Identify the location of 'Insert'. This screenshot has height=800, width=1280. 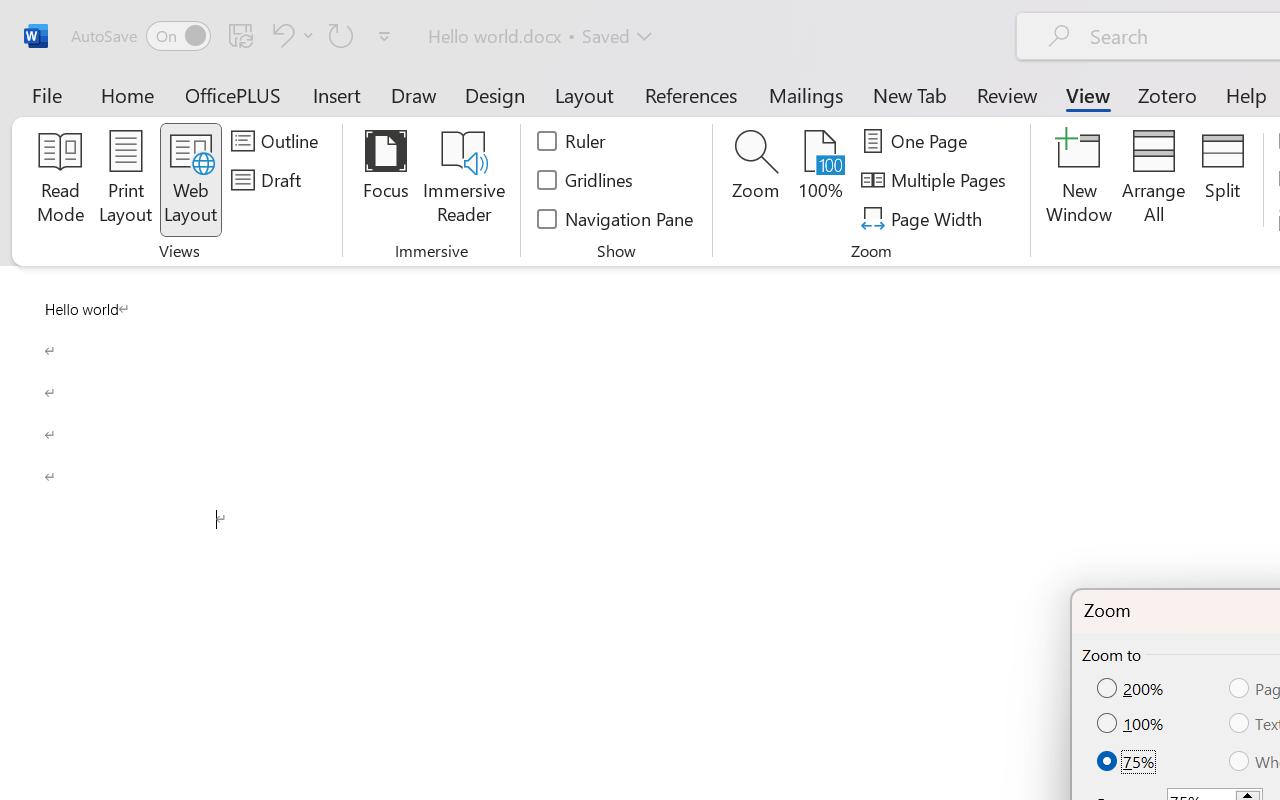
(337, 94).